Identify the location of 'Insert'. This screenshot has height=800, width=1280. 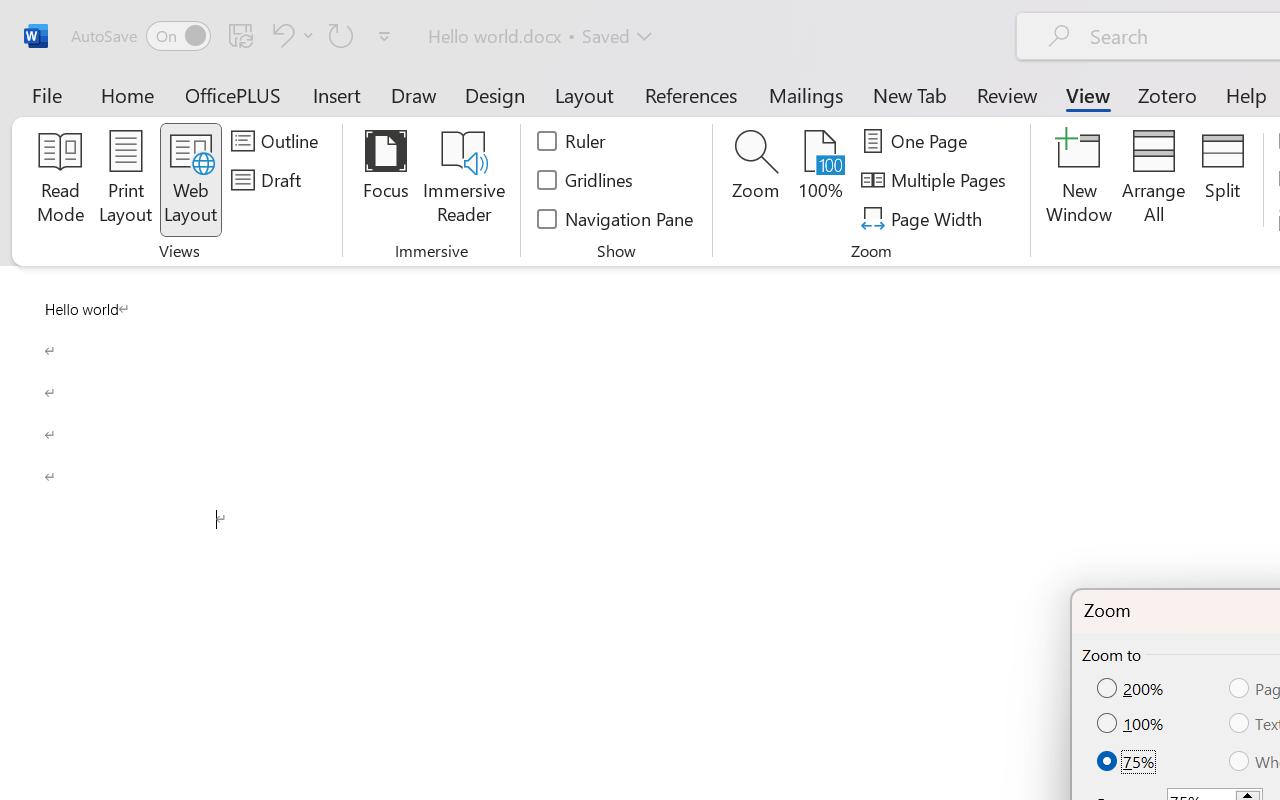
(337, 94).